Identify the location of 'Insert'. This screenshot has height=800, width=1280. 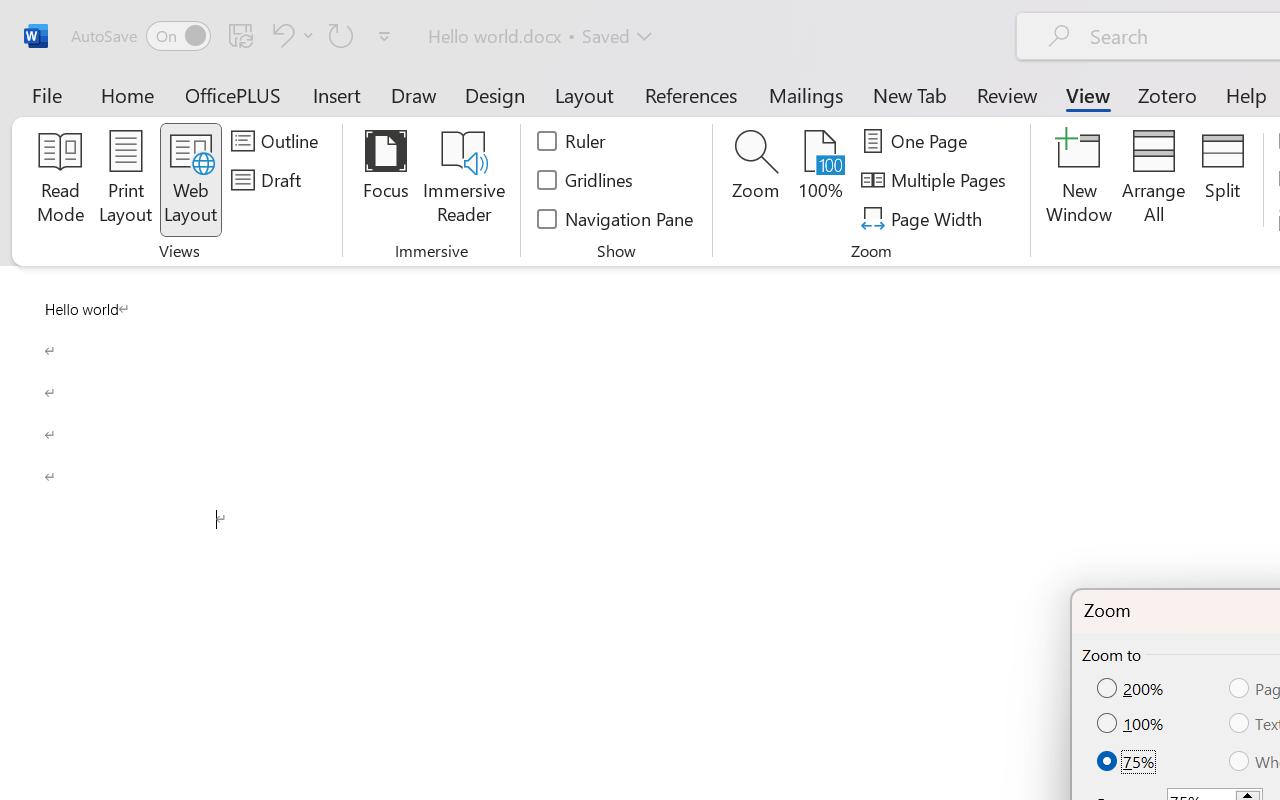
(337, 94).